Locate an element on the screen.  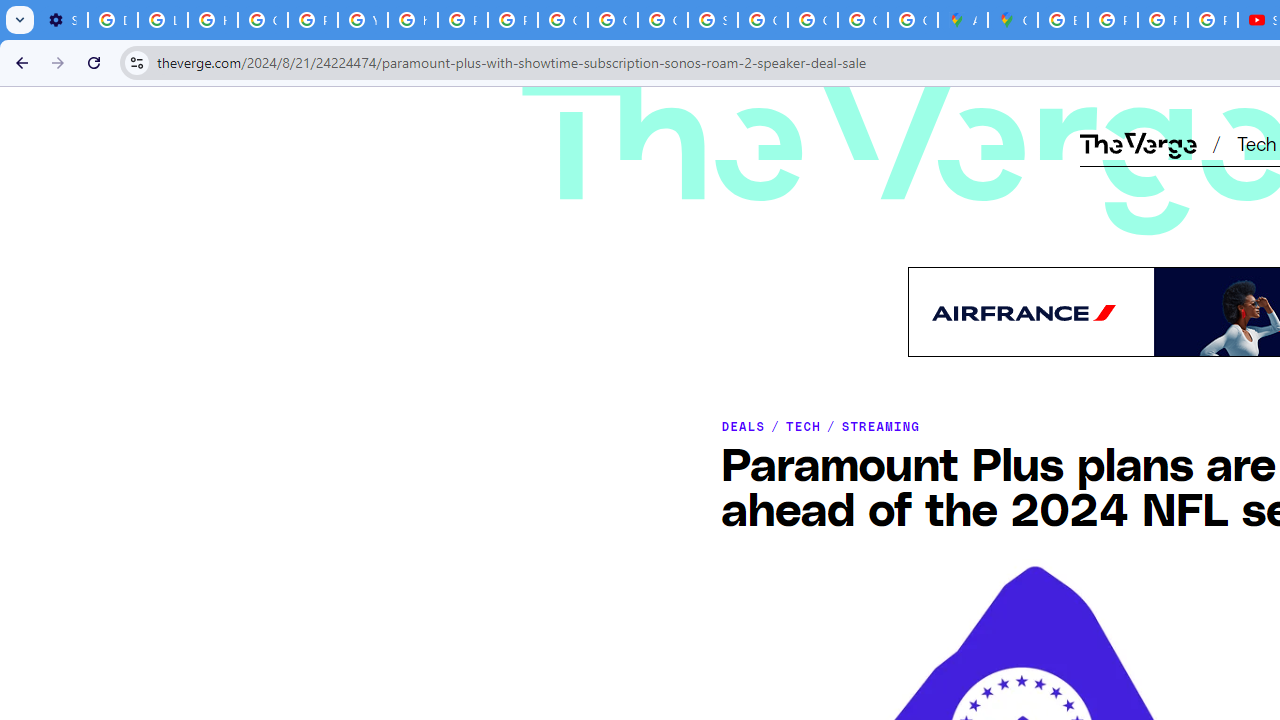
'TECH' is located at coordinates (802, 424).